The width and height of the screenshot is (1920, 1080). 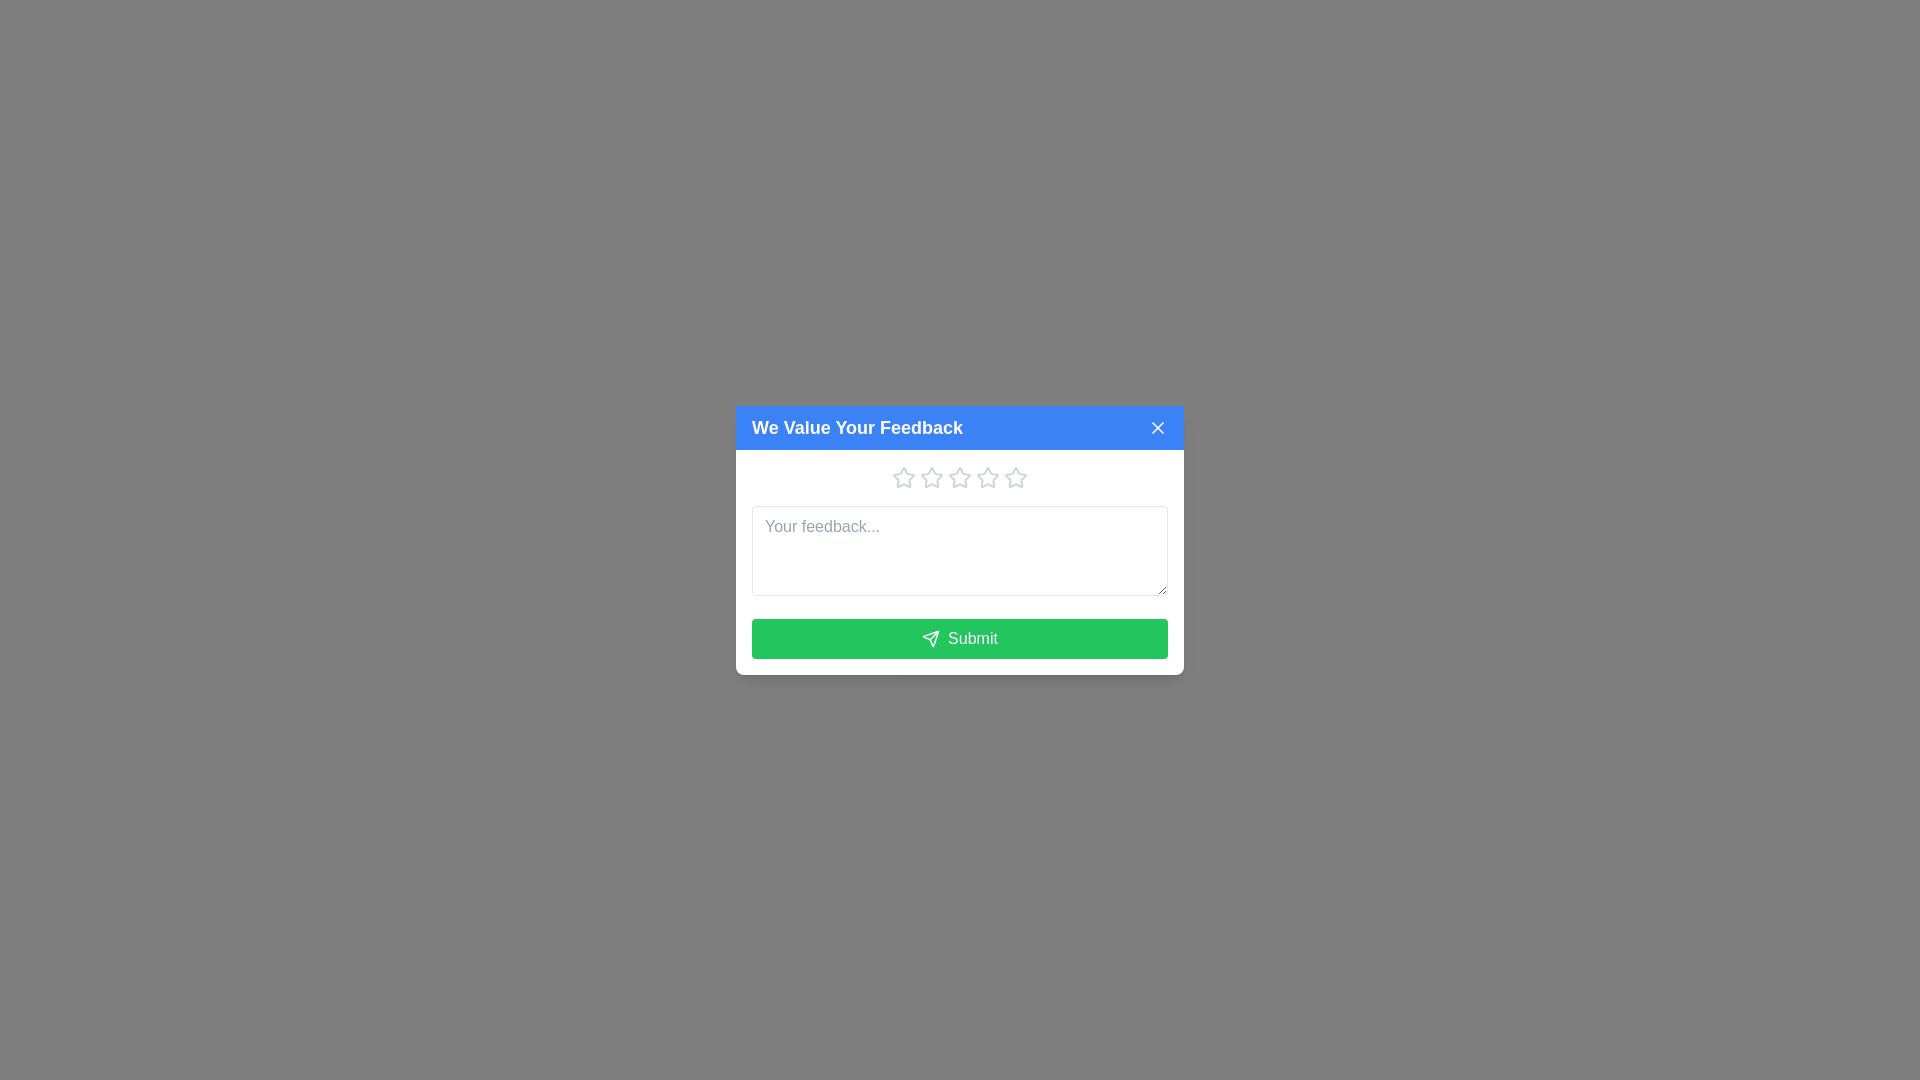 I want to click on the visual styling of the triangular-shaped icon resembling a paper plane with a white outline on a green background located within the 'Submit' button, so click(x=930, y=638).